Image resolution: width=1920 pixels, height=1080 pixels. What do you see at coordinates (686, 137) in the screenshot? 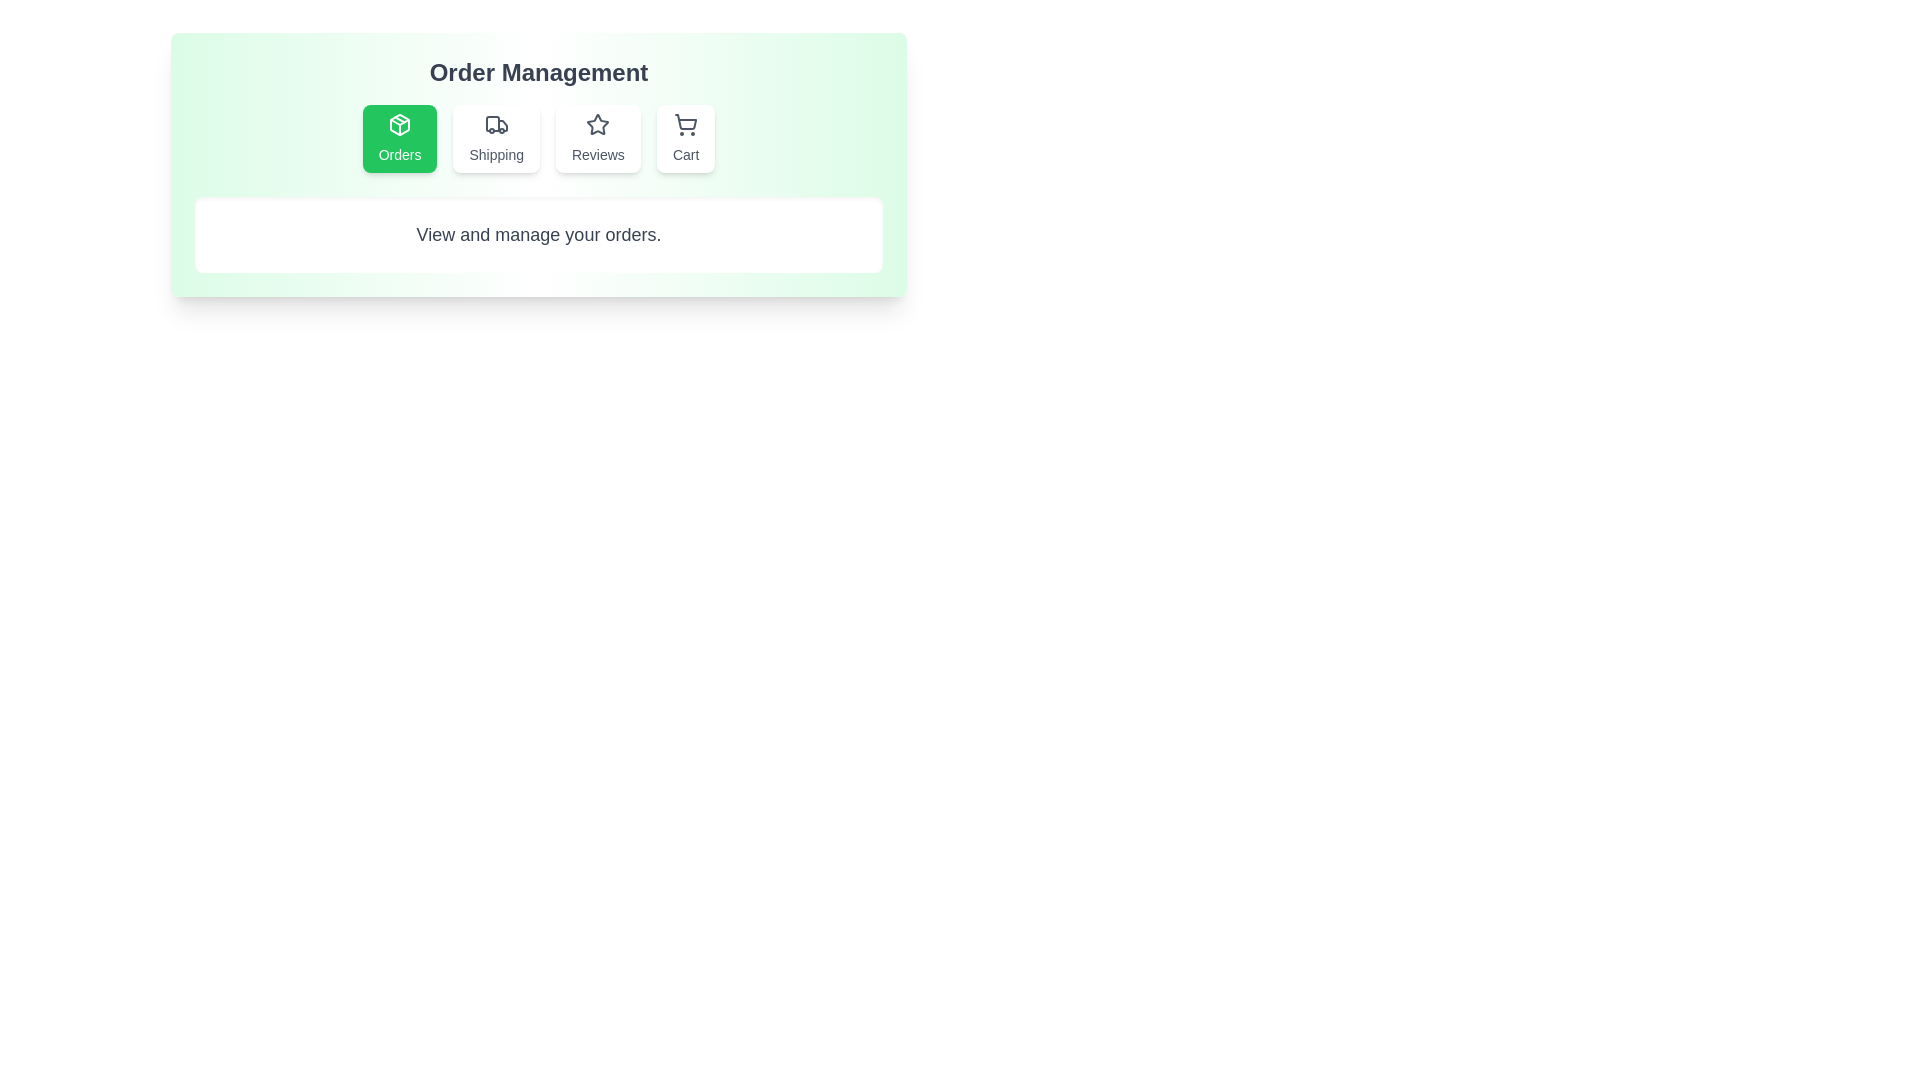
I see `the cart button located at the far-right of the button group` at bounding box center [686, 137].